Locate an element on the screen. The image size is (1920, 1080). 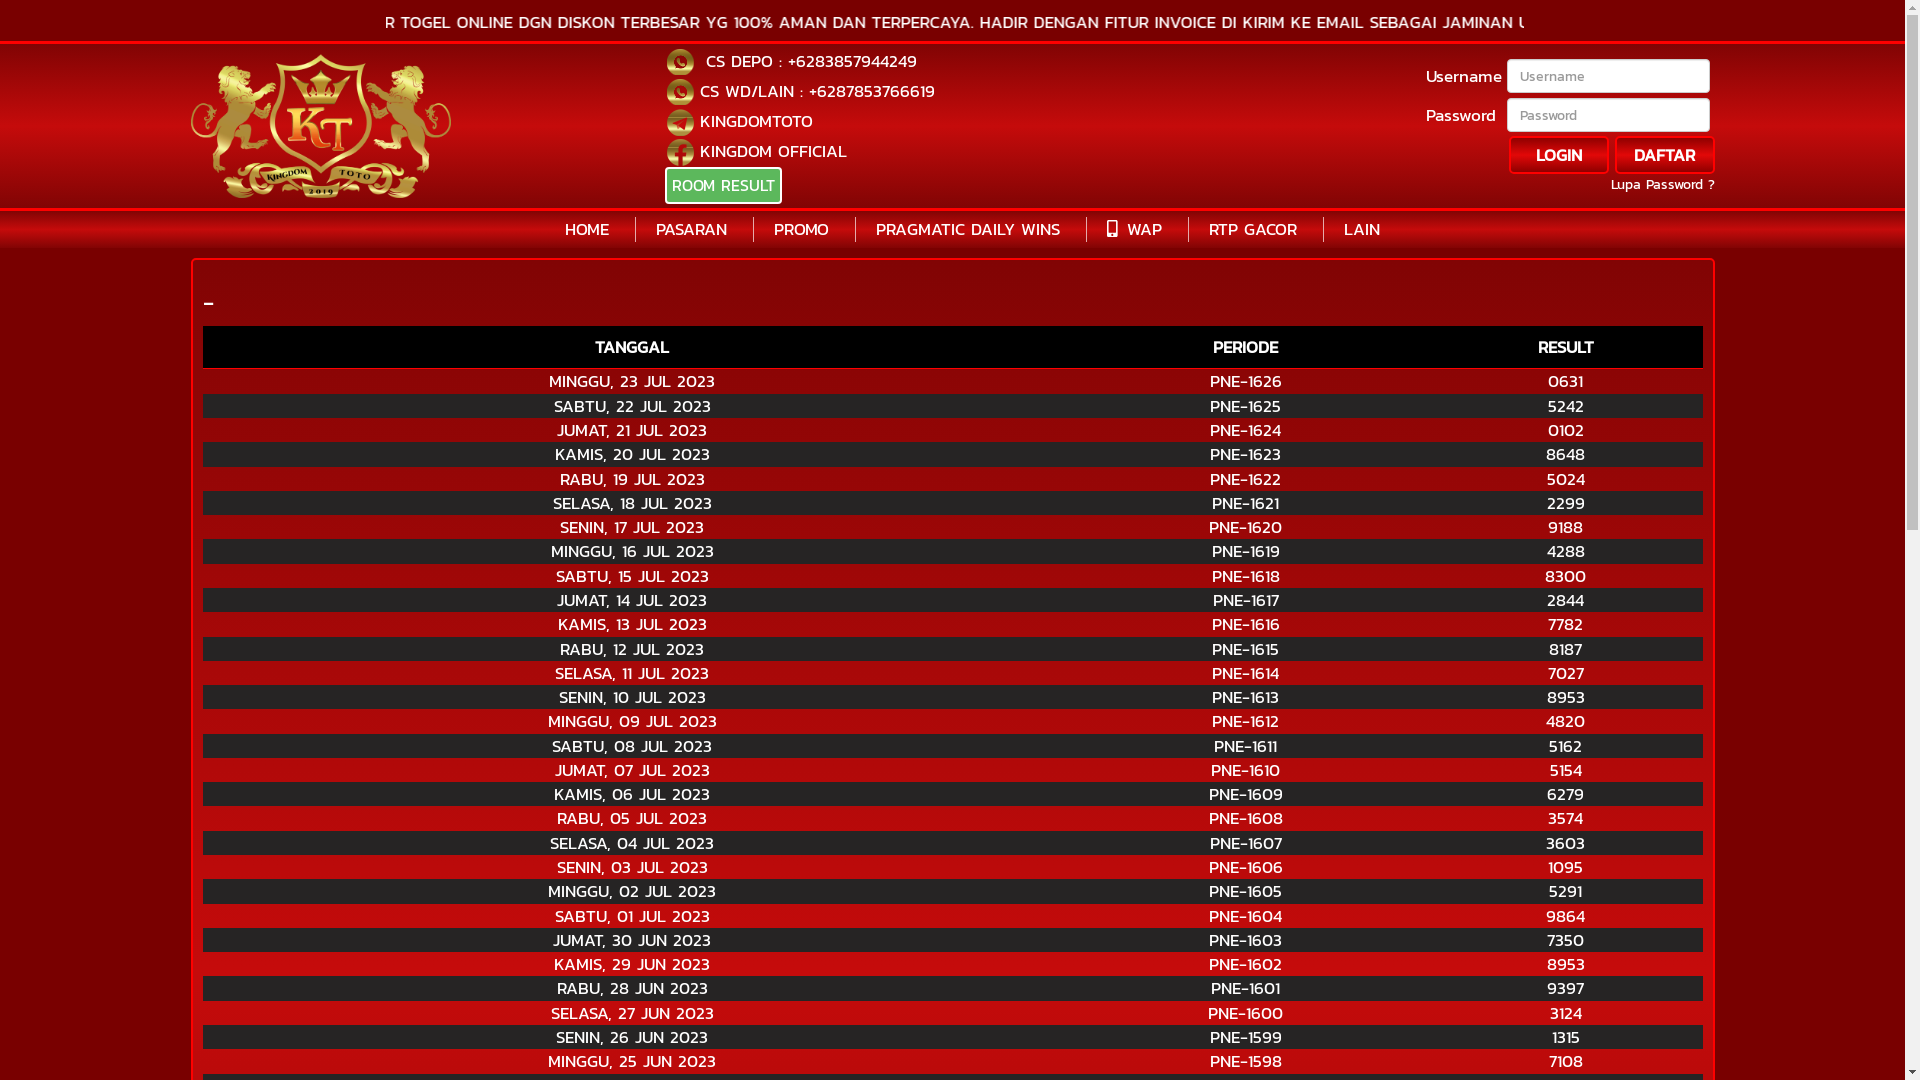
'HOME' is located at coordinates (564, 227).